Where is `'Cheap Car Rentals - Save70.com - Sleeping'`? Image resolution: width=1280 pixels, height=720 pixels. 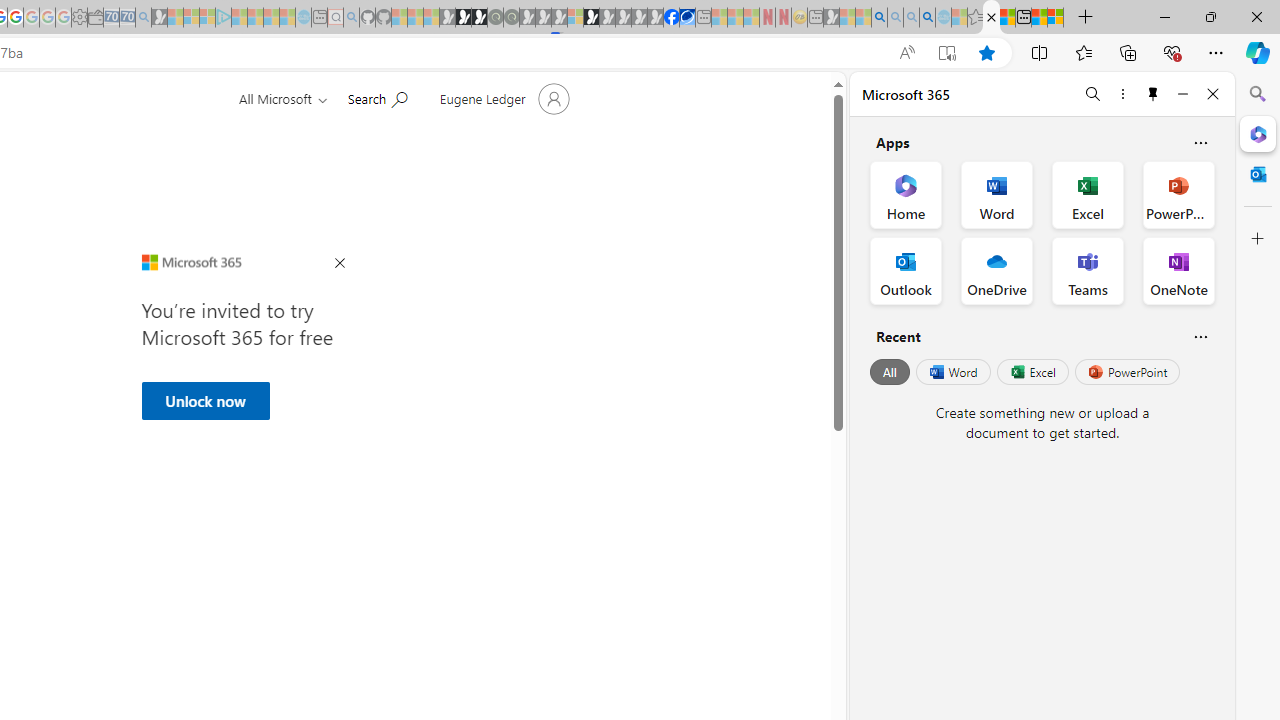
'Cheap Car Rentals - Save70.com - Sleeping' is located at coordinates (126, 17).